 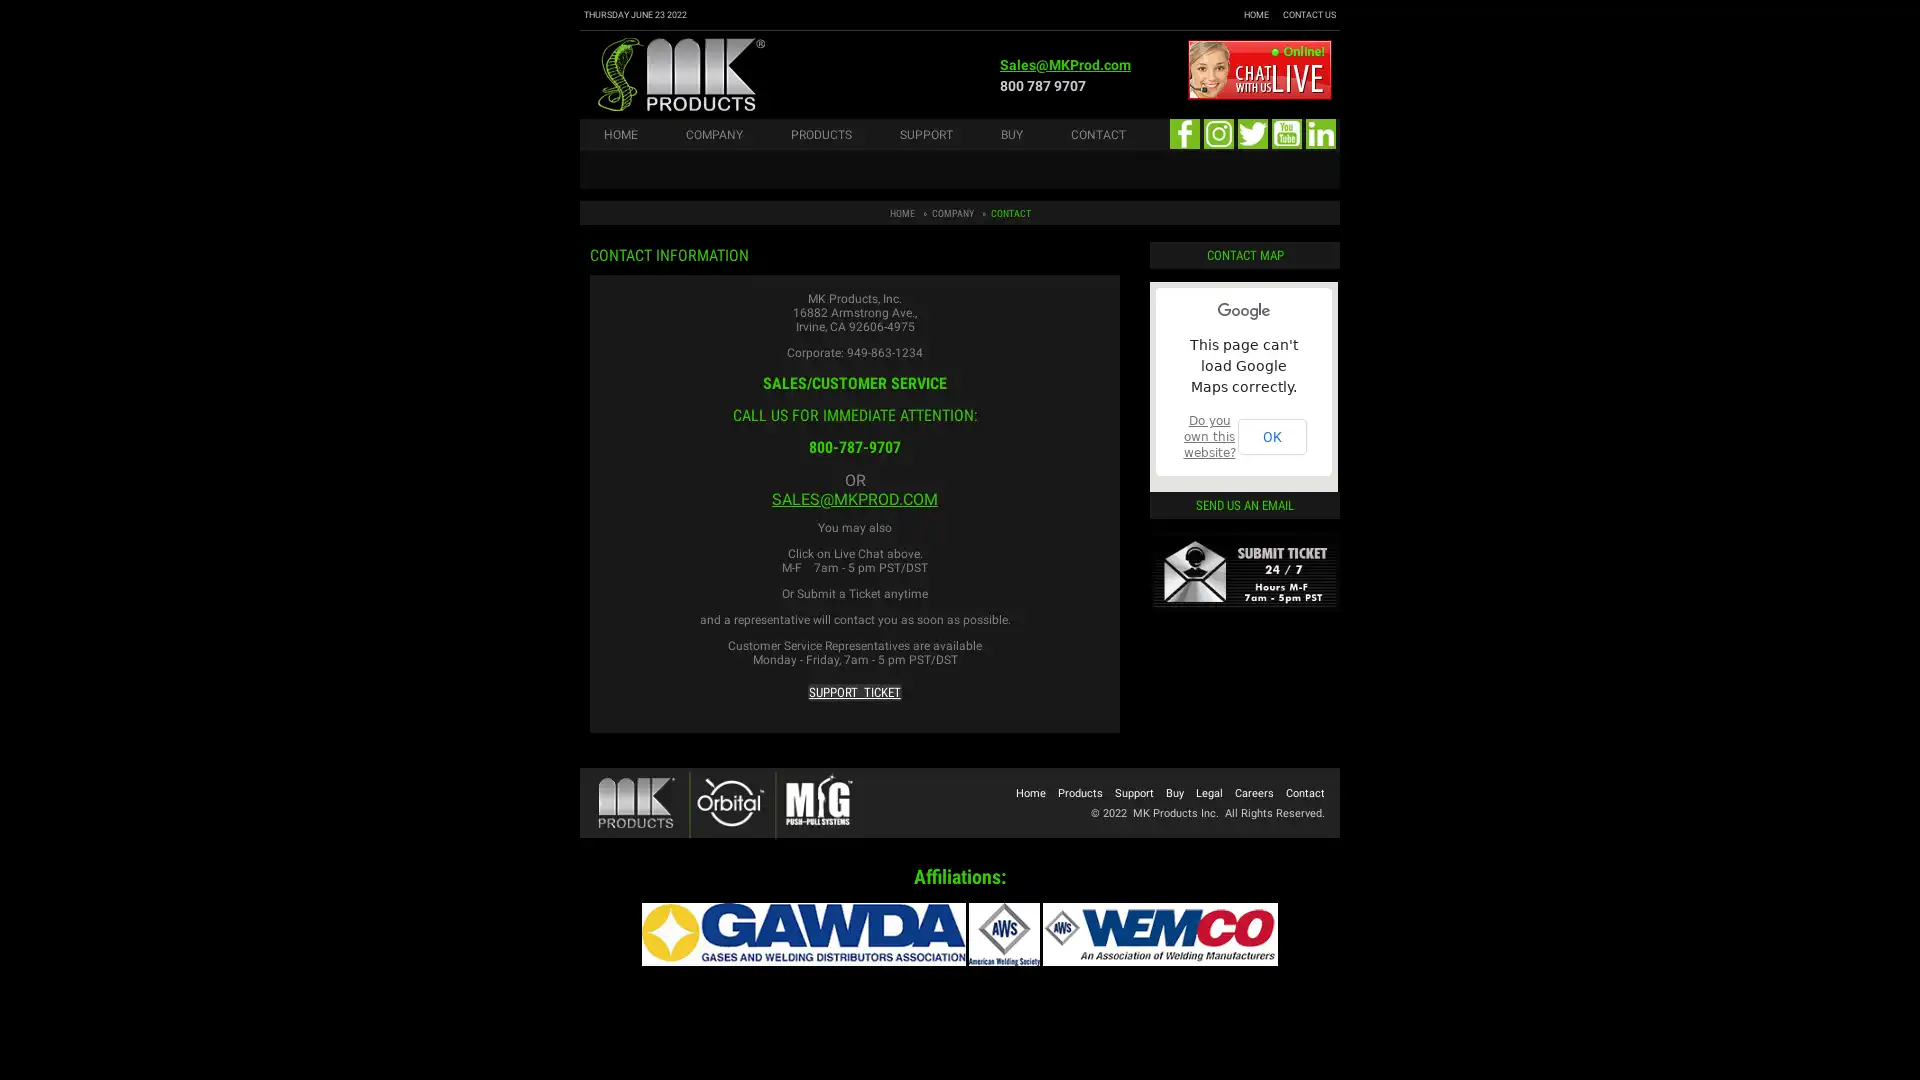 I want to click on Keyboard shortcuts, so click(x=1167, y=485).